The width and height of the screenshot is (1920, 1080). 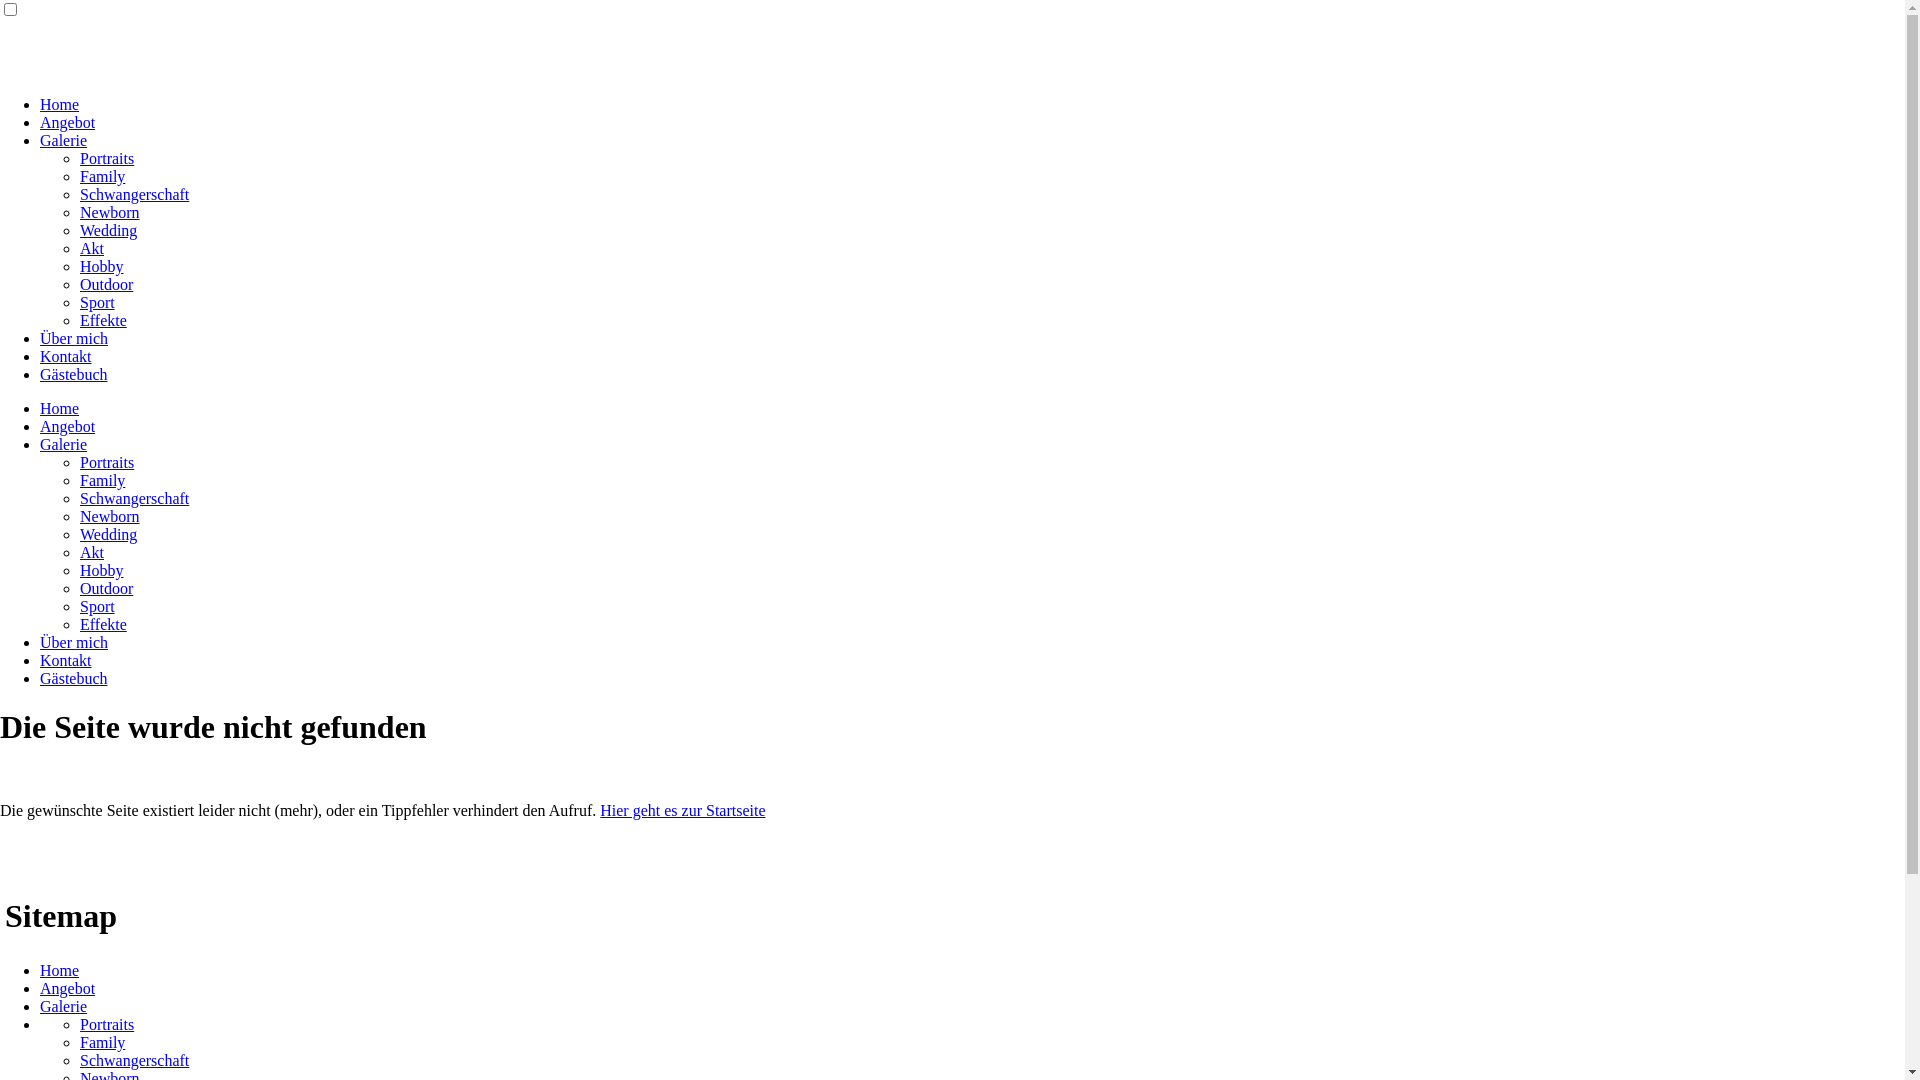 What do you see at coordinates (63, 443) in the screenshot?
I see `'Galerie'` at bounding box center [63, 443].